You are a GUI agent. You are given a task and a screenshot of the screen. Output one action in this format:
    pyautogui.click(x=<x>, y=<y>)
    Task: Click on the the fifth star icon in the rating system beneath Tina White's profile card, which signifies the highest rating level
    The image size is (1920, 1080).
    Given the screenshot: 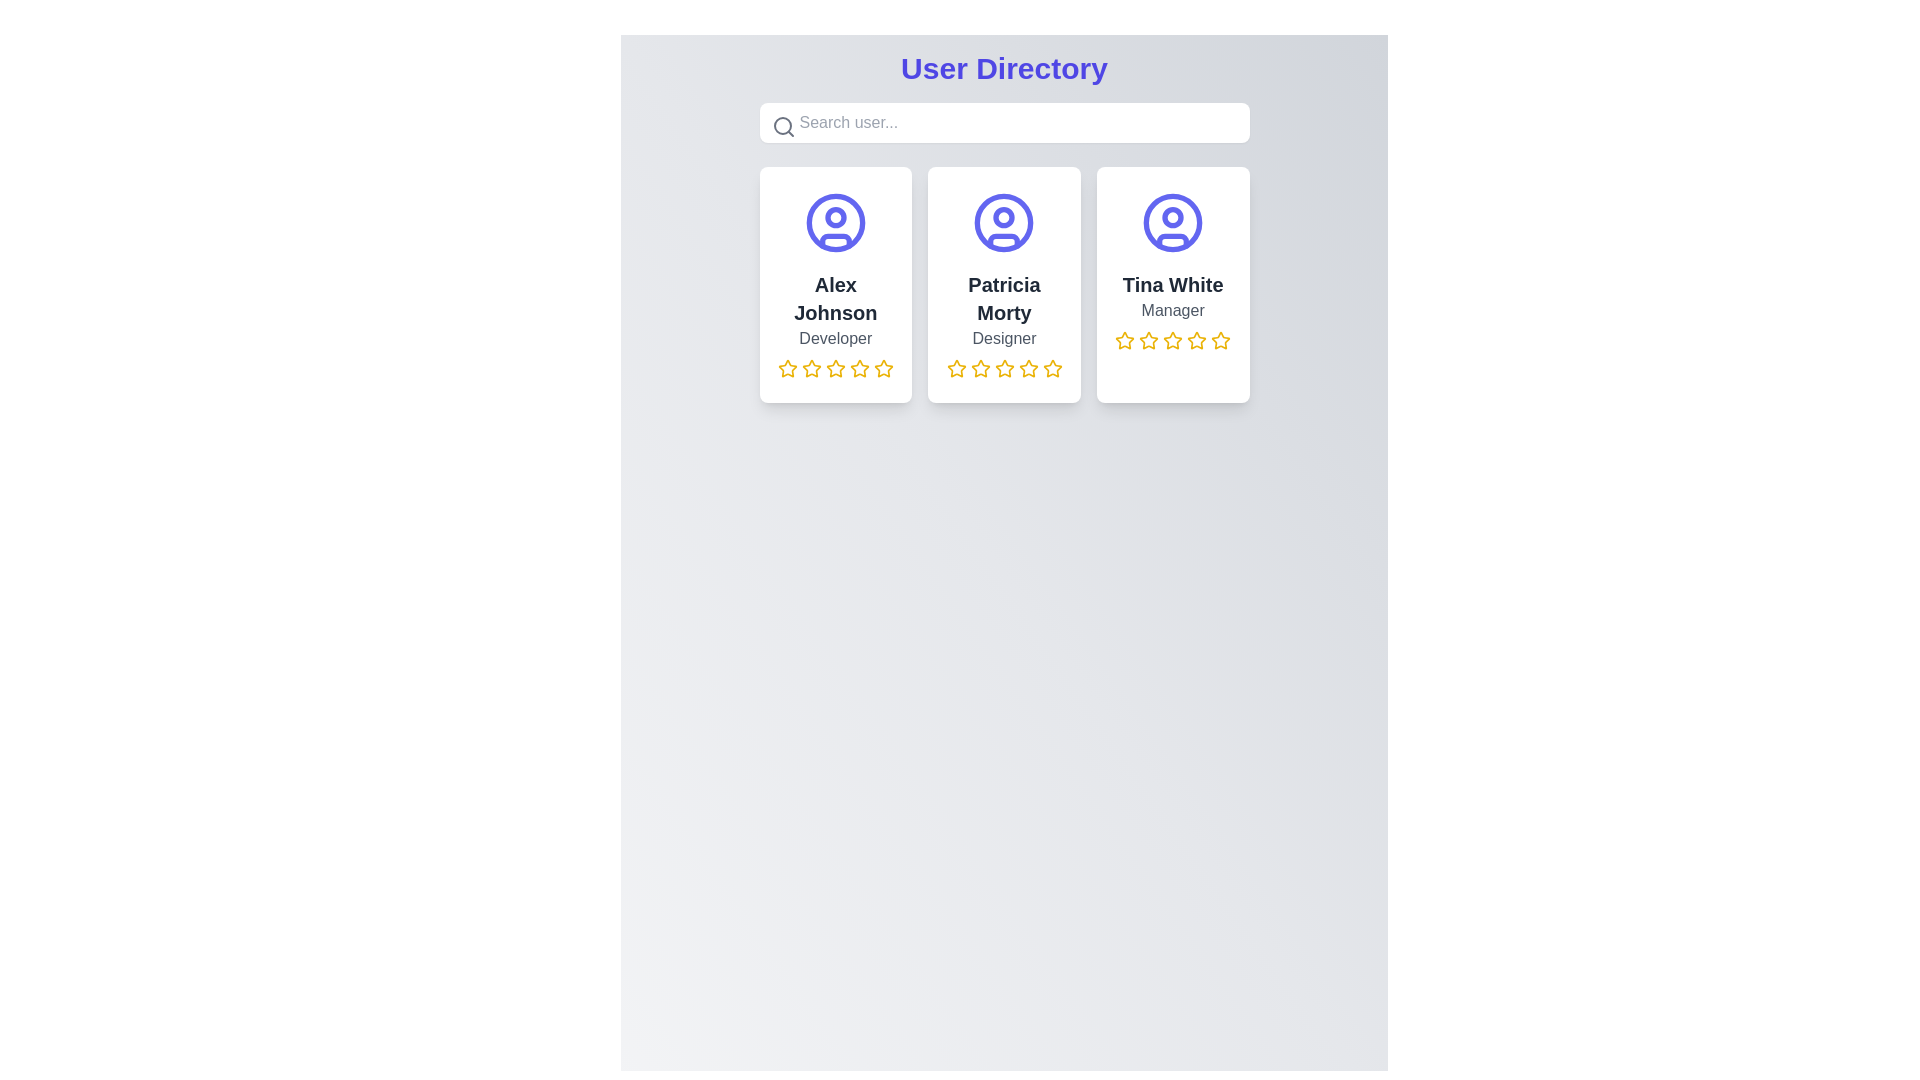 What is the action you would take?
    pyautogui.click(x=1220, y=339)
    